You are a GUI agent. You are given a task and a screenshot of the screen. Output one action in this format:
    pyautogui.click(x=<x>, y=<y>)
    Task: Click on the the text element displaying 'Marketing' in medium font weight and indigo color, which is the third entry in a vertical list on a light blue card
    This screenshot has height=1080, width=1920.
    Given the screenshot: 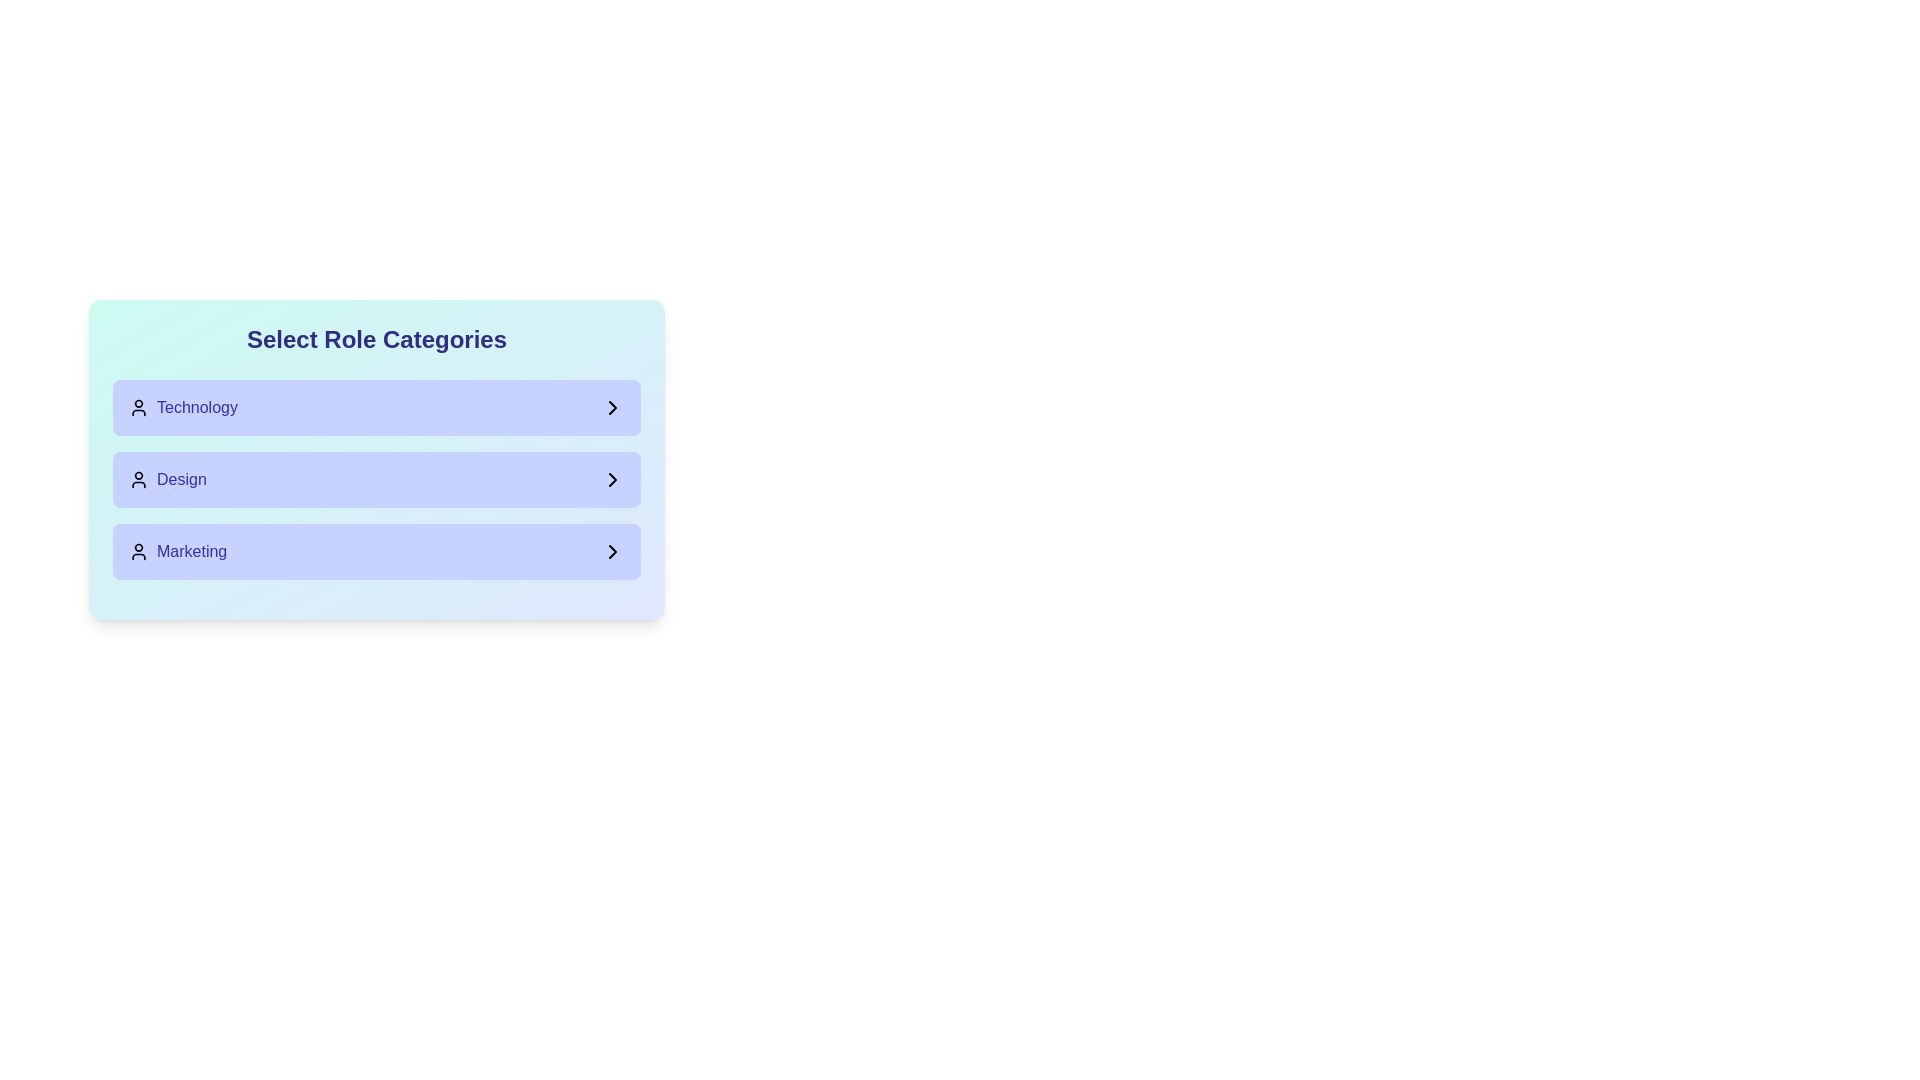 What is the action you would take?
    pyautogui.click(x=192, y=551)
    